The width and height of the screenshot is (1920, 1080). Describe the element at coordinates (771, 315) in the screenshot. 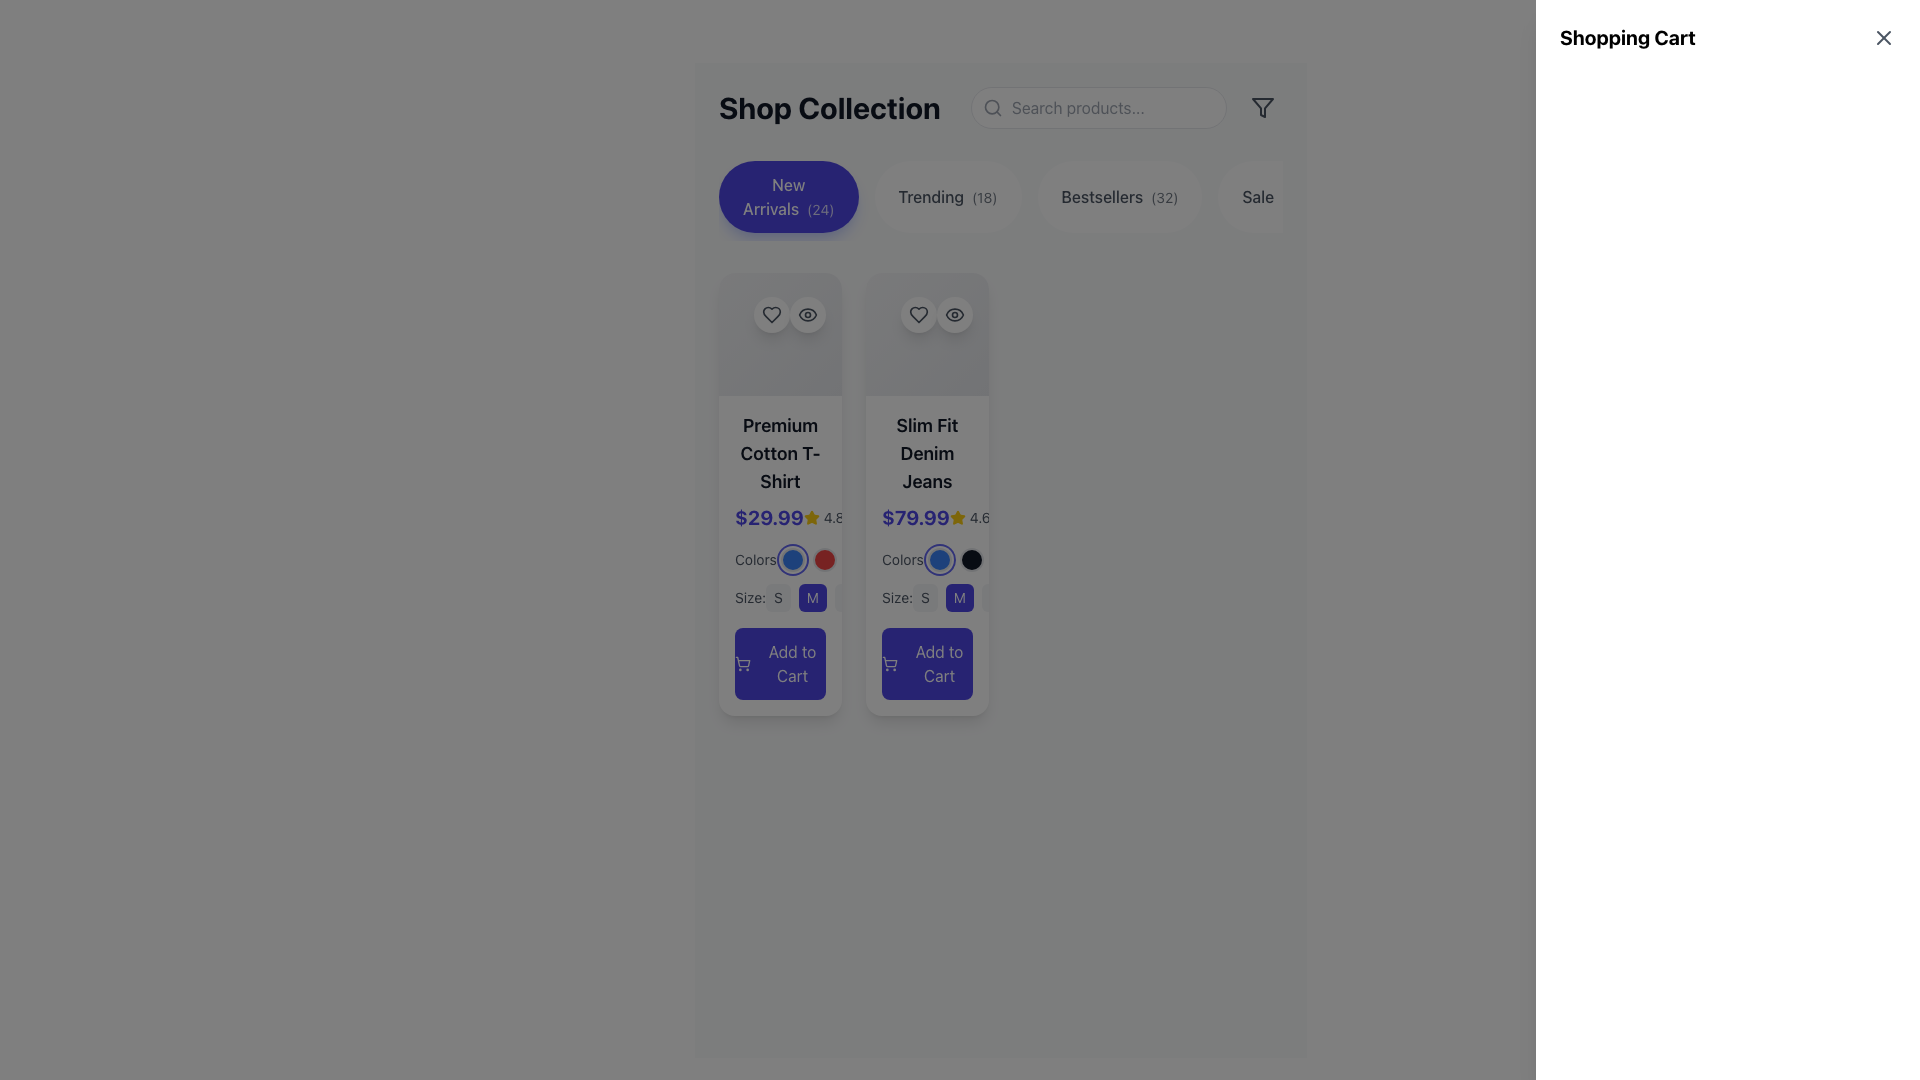

I see `the heart-shaped icon representing the favorite or wishlist function` at that location.